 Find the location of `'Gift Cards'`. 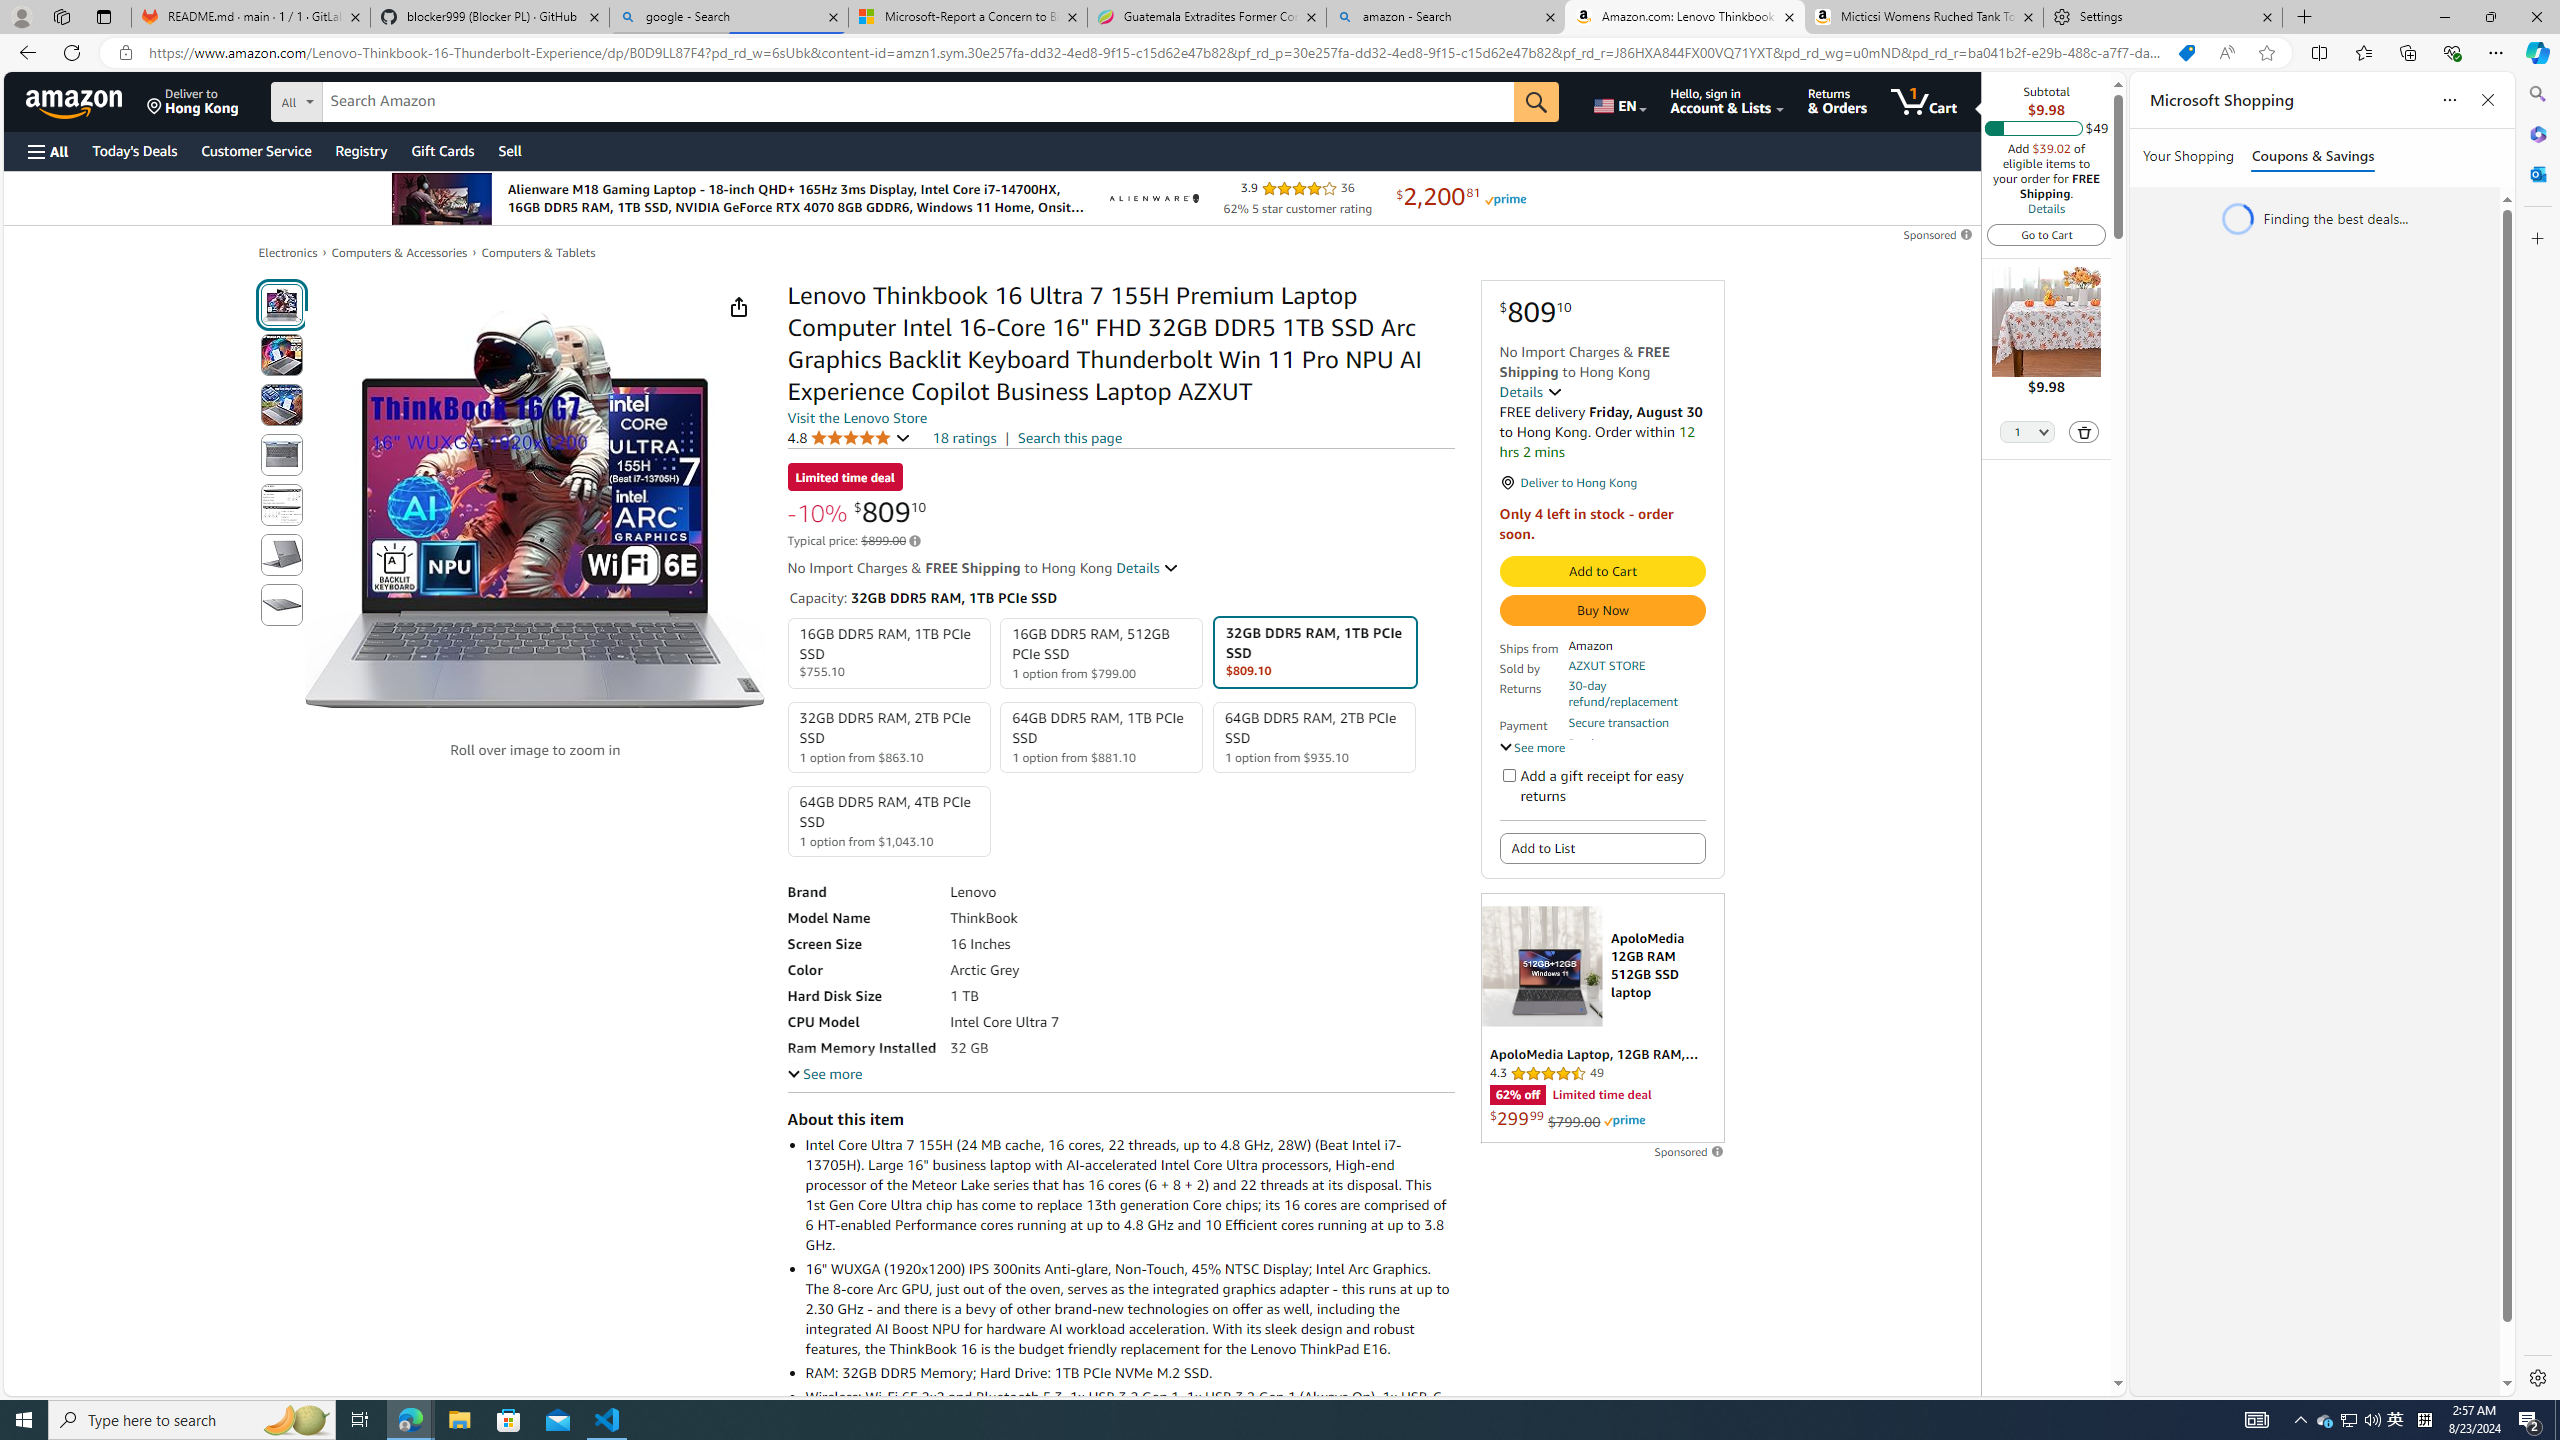

'Gift Cards' is located at coordinates (441, 150).